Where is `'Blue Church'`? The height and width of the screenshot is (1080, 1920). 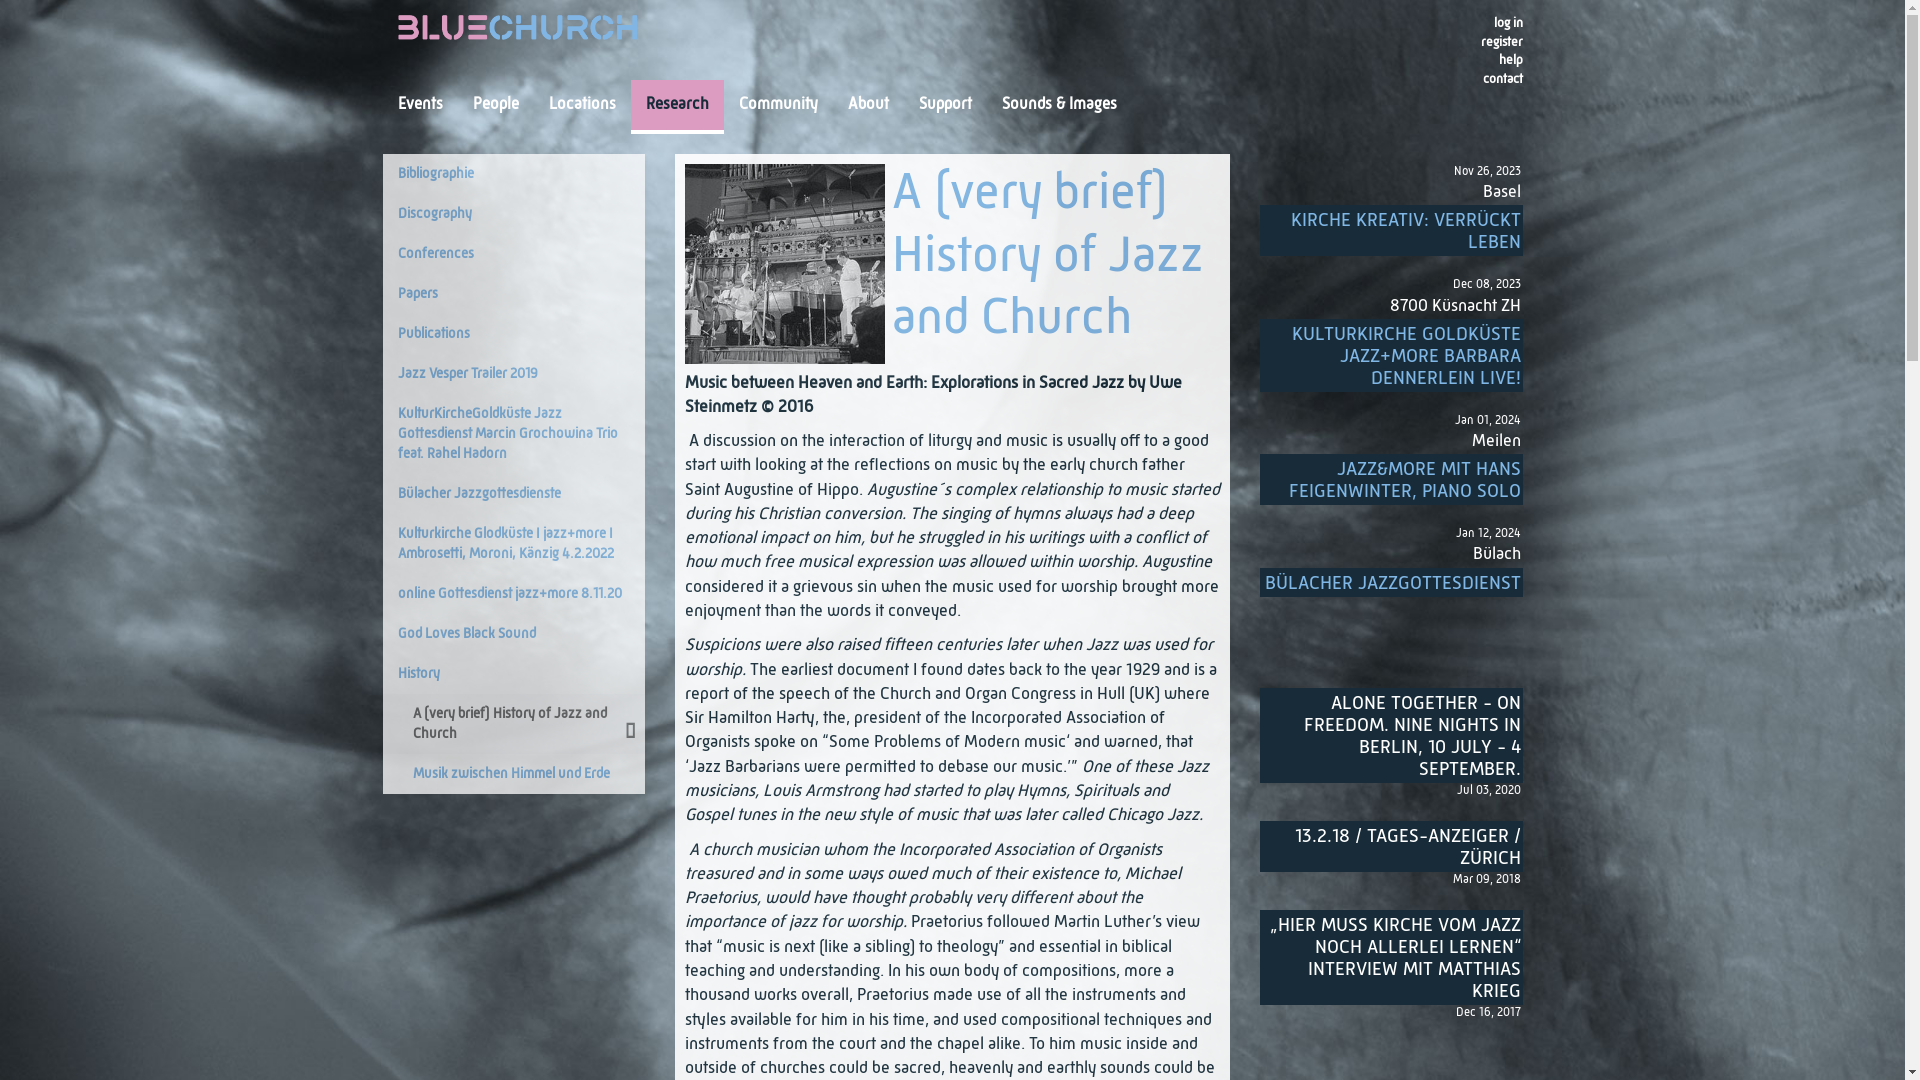
'Blue Church' is located at coordinates (518, 32).